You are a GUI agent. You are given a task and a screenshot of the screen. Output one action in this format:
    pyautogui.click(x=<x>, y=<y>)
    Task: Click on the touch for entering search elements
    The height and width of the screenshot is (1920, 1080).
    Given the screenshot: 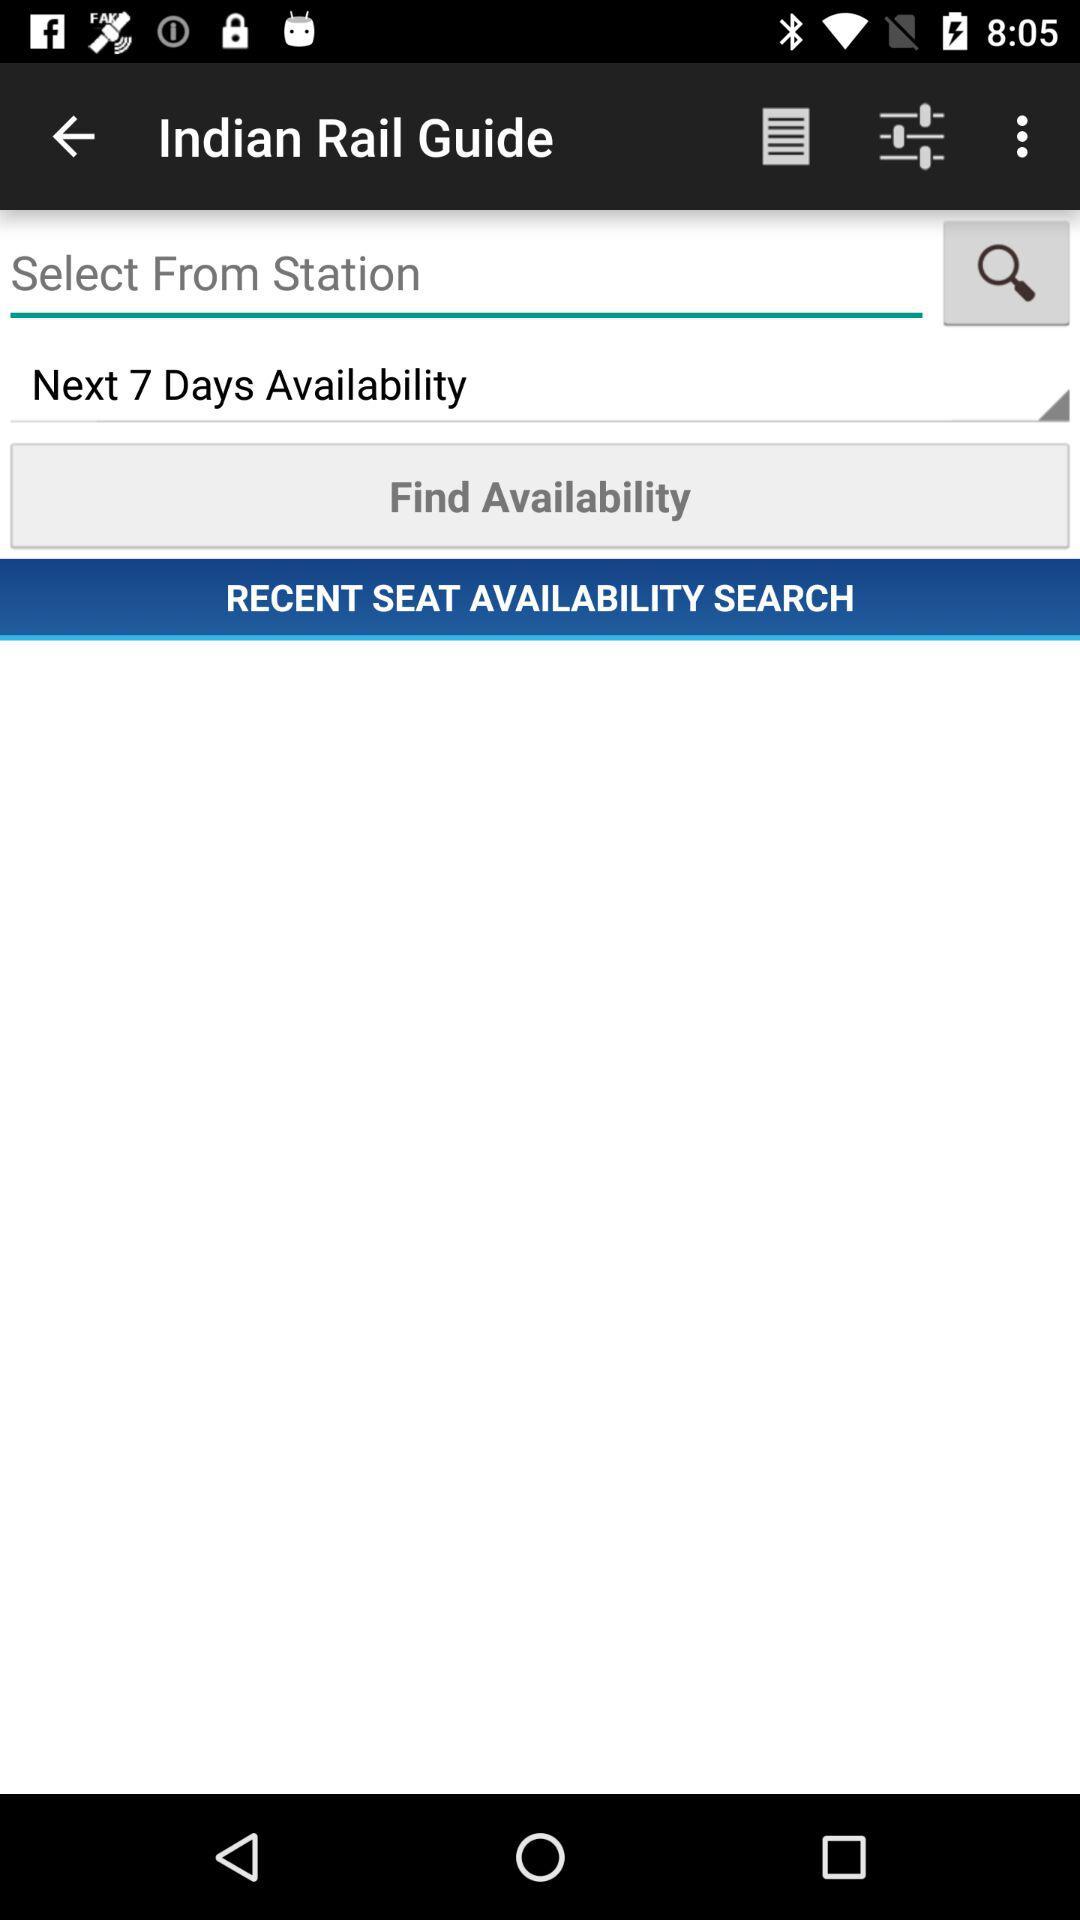 What is the action you would take?
    pyautogui.click(x=466, y=272)
    